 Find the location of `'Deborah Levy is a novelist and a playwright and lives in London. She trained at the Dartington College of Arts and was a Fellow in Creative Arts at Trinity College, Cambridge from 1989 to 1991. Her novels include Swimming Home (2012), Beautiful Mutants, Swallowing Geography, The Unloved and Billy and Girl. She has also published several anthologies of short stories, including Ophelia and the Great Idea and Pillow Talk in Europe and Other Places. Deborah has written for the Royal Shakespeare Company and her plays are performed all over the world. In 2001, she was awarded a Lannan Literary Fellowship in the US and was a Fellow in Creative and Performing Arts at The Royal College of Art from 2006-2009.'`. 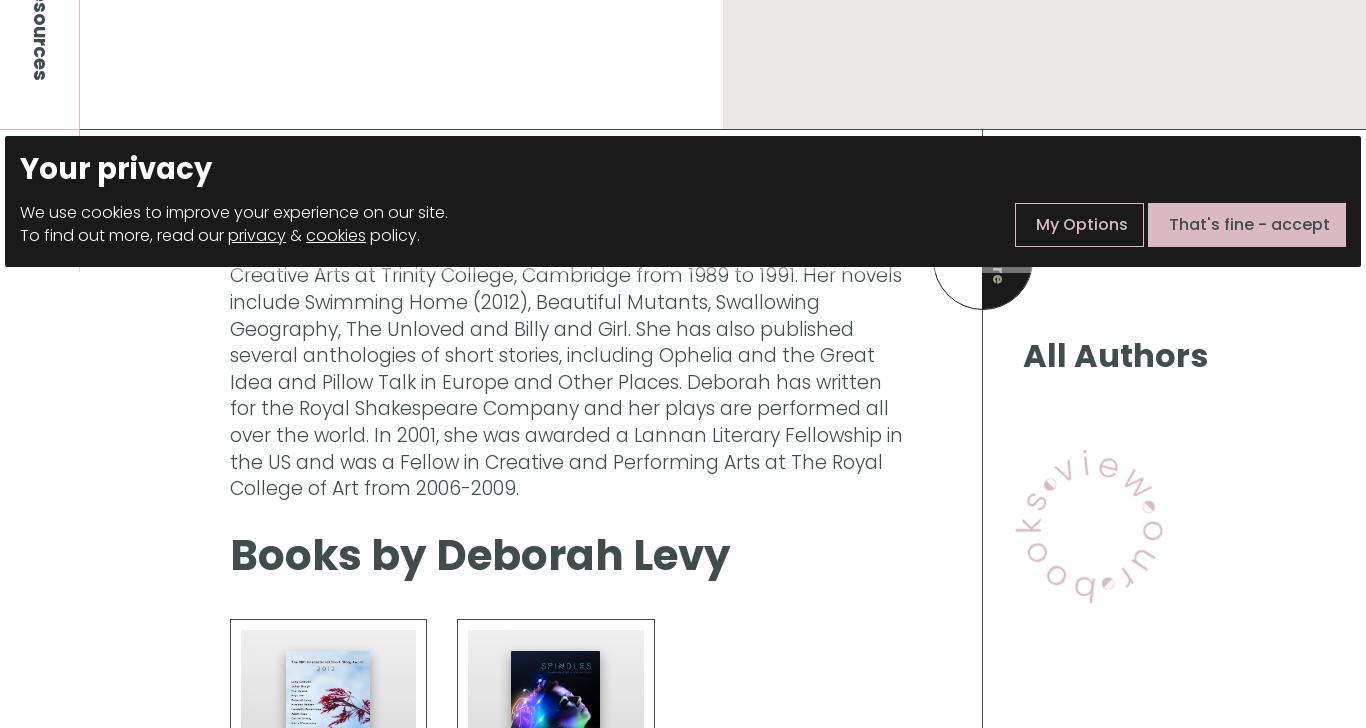

'Deborah Levy is a novelist and a playwright and lives in London. She trained at the Dartington College of Arts and was a Fellow in Creative Arts at Trinity College, Cambridge from 1989 to 1991. Her novels include Swimming Home (2012), Beautiful Mutants, Swallowing Geography, The Unloved and Billy and Girl. She has also published several anthologies of short stories, including Ophelia and the Great Idea and Pillow Talk in Europe and Other Places. Deborah has written for the Royal Shakespeare Company and her plays are performed all over the world. In 2001, she was awarded a Lannan Literary Fellowship in the US and was a Fellow in Creative and Performing Arts at The Royal College of Art from 2006-2009.' is located at coordinates (230, 355).